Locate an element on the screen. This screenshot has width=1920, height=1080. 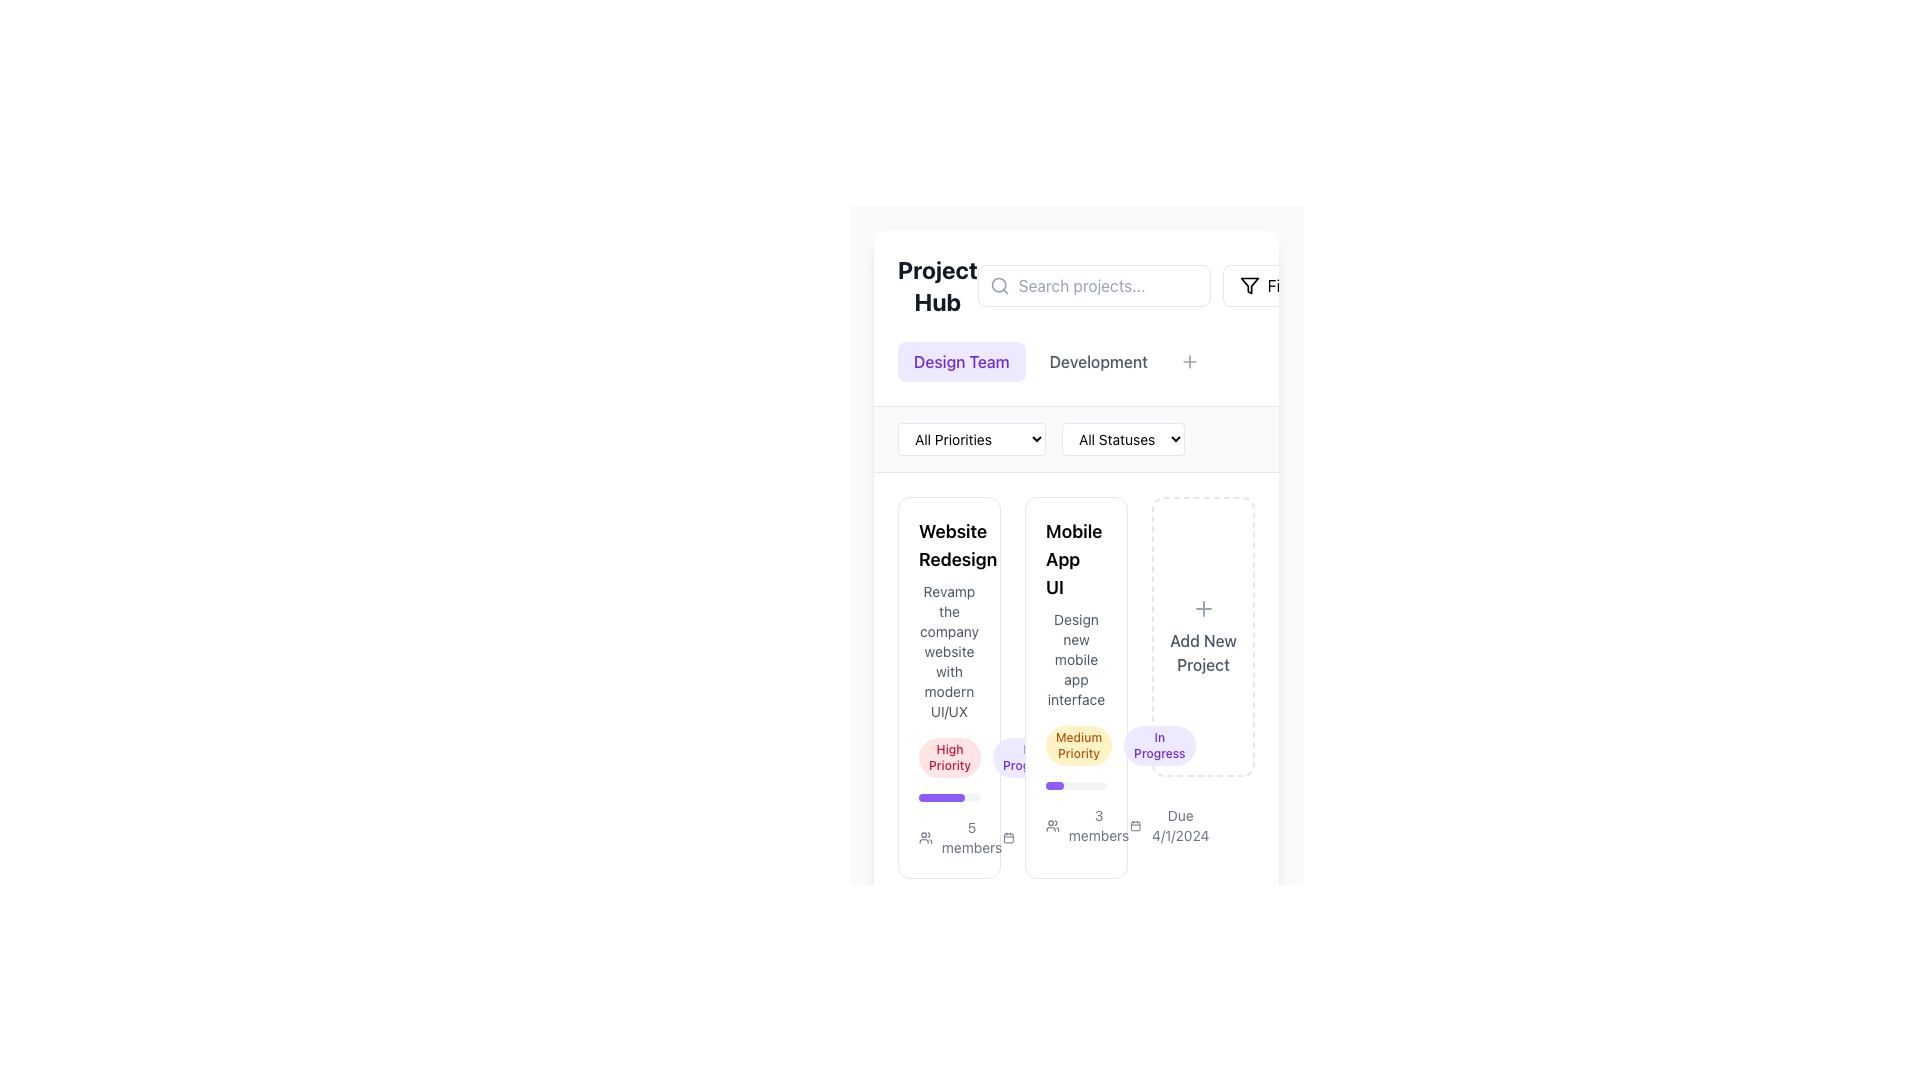
the label with an icon that indicates the due date of the associated project or task, positioned in the bottom-right section of the 'Mobile App UI' card, next to the '3 members' text group is located at coordinates (1171, 825).